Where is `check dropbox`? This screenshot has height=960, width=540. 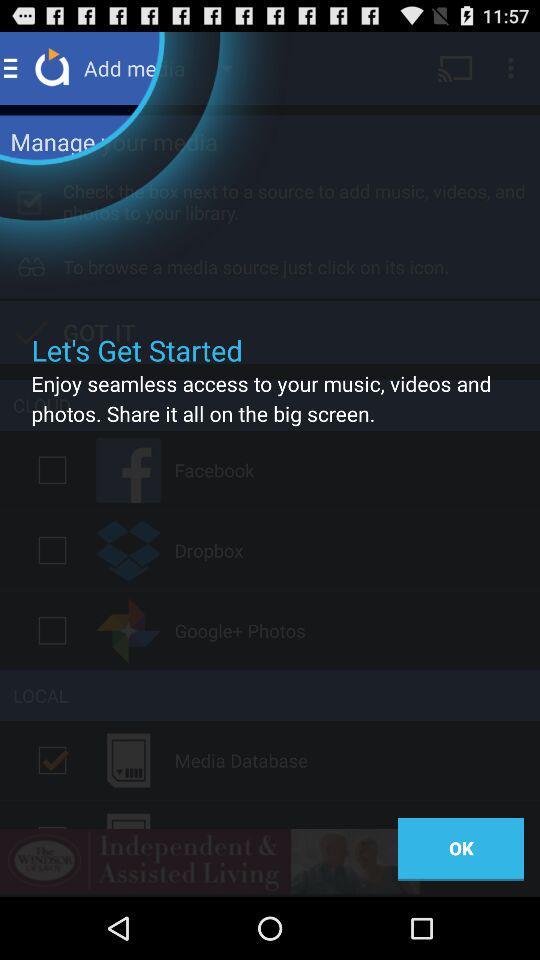 check dropbox is located at coordinates (52, 550).